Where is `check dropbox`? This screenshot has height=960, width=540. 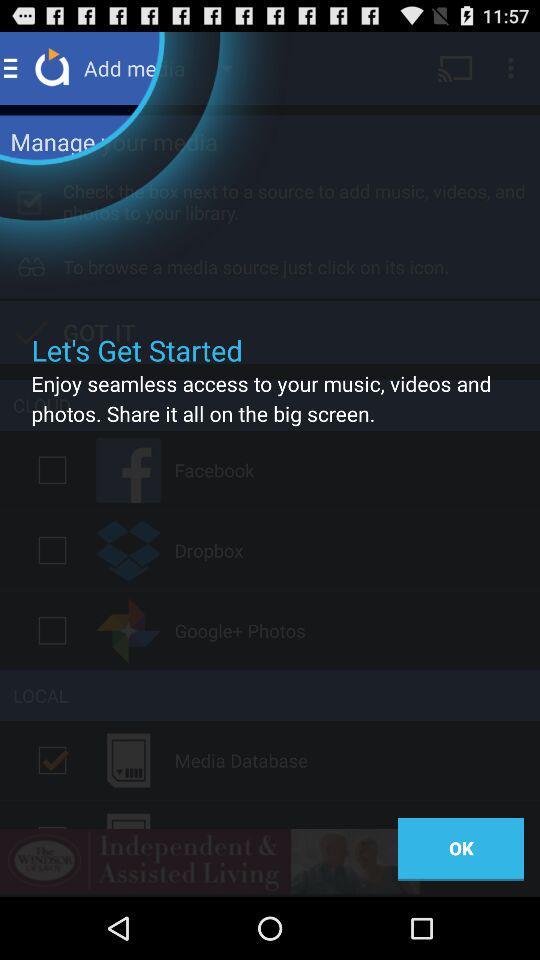 check dropbox is located at coordinates (52, 550).